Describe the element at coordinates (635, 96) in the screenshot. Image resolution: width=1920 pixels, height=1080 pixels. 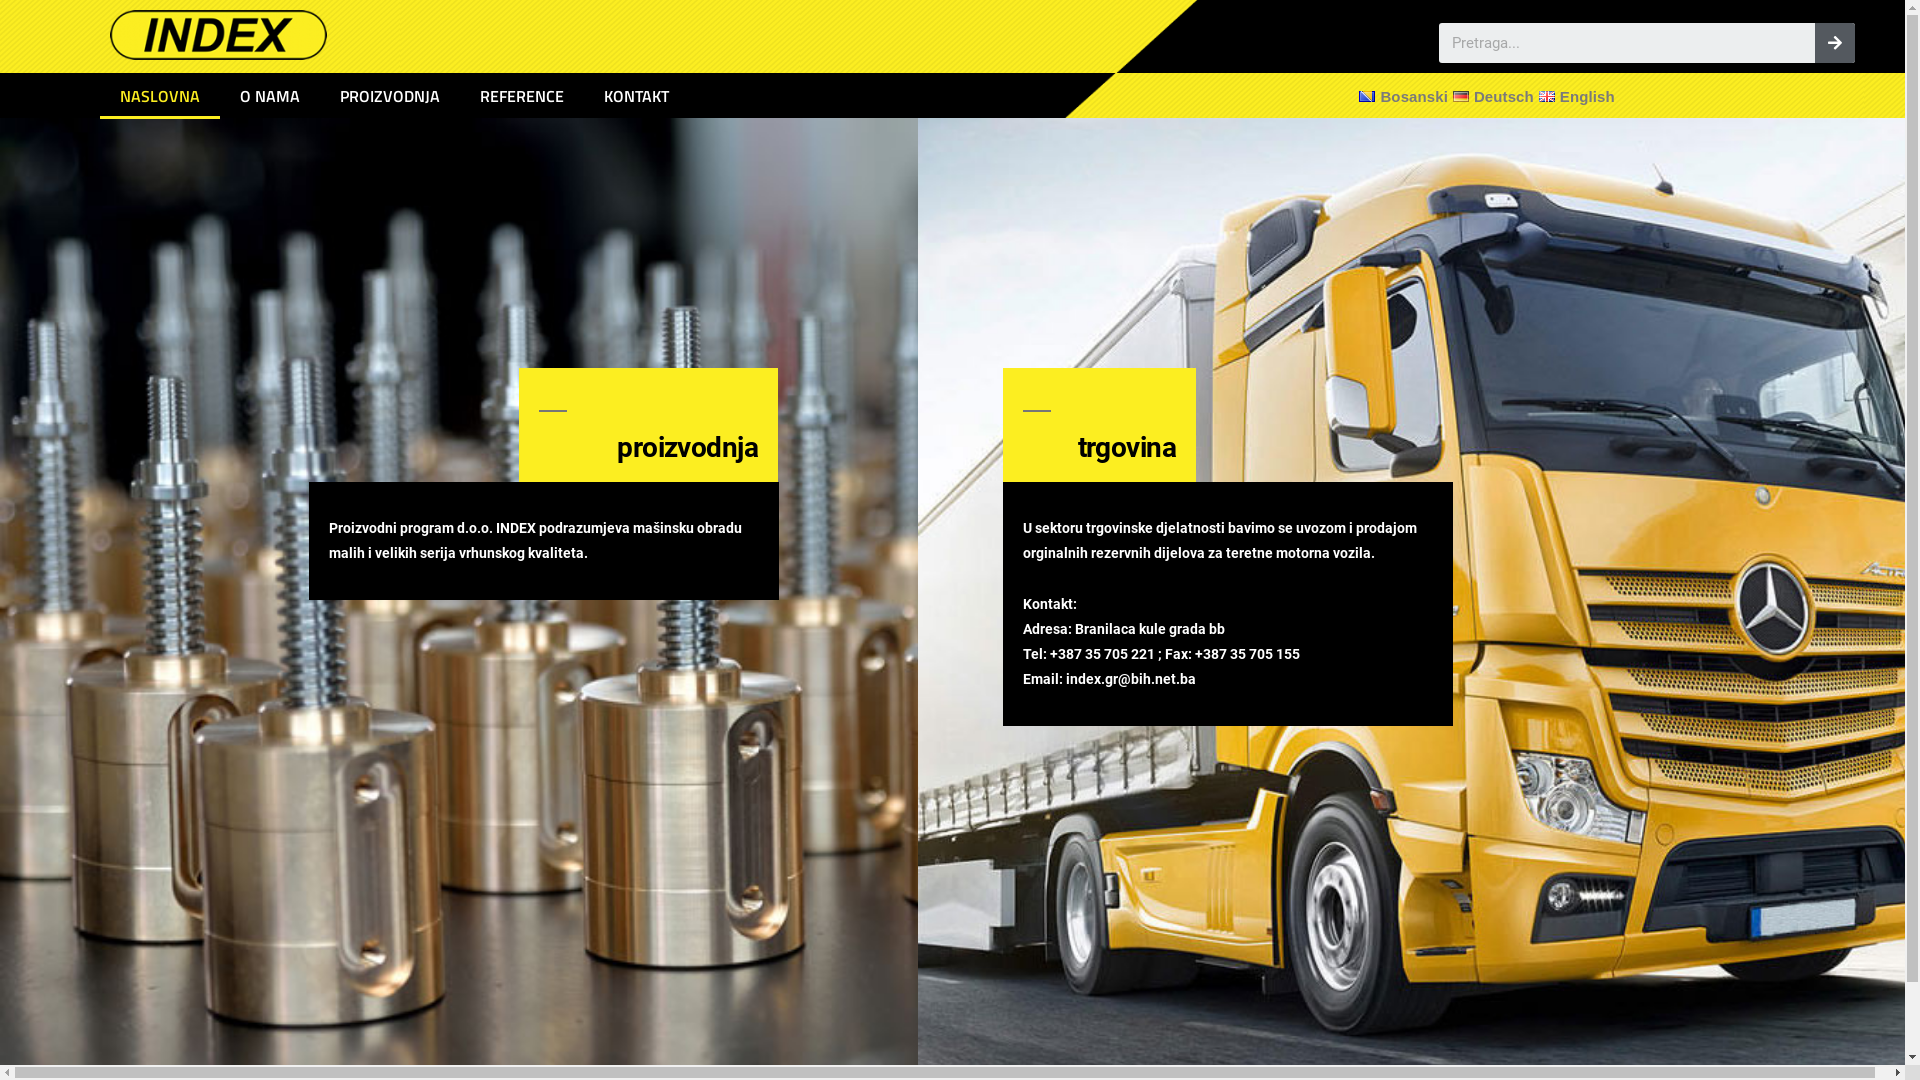
I see `'KONTAKT'` at that location.